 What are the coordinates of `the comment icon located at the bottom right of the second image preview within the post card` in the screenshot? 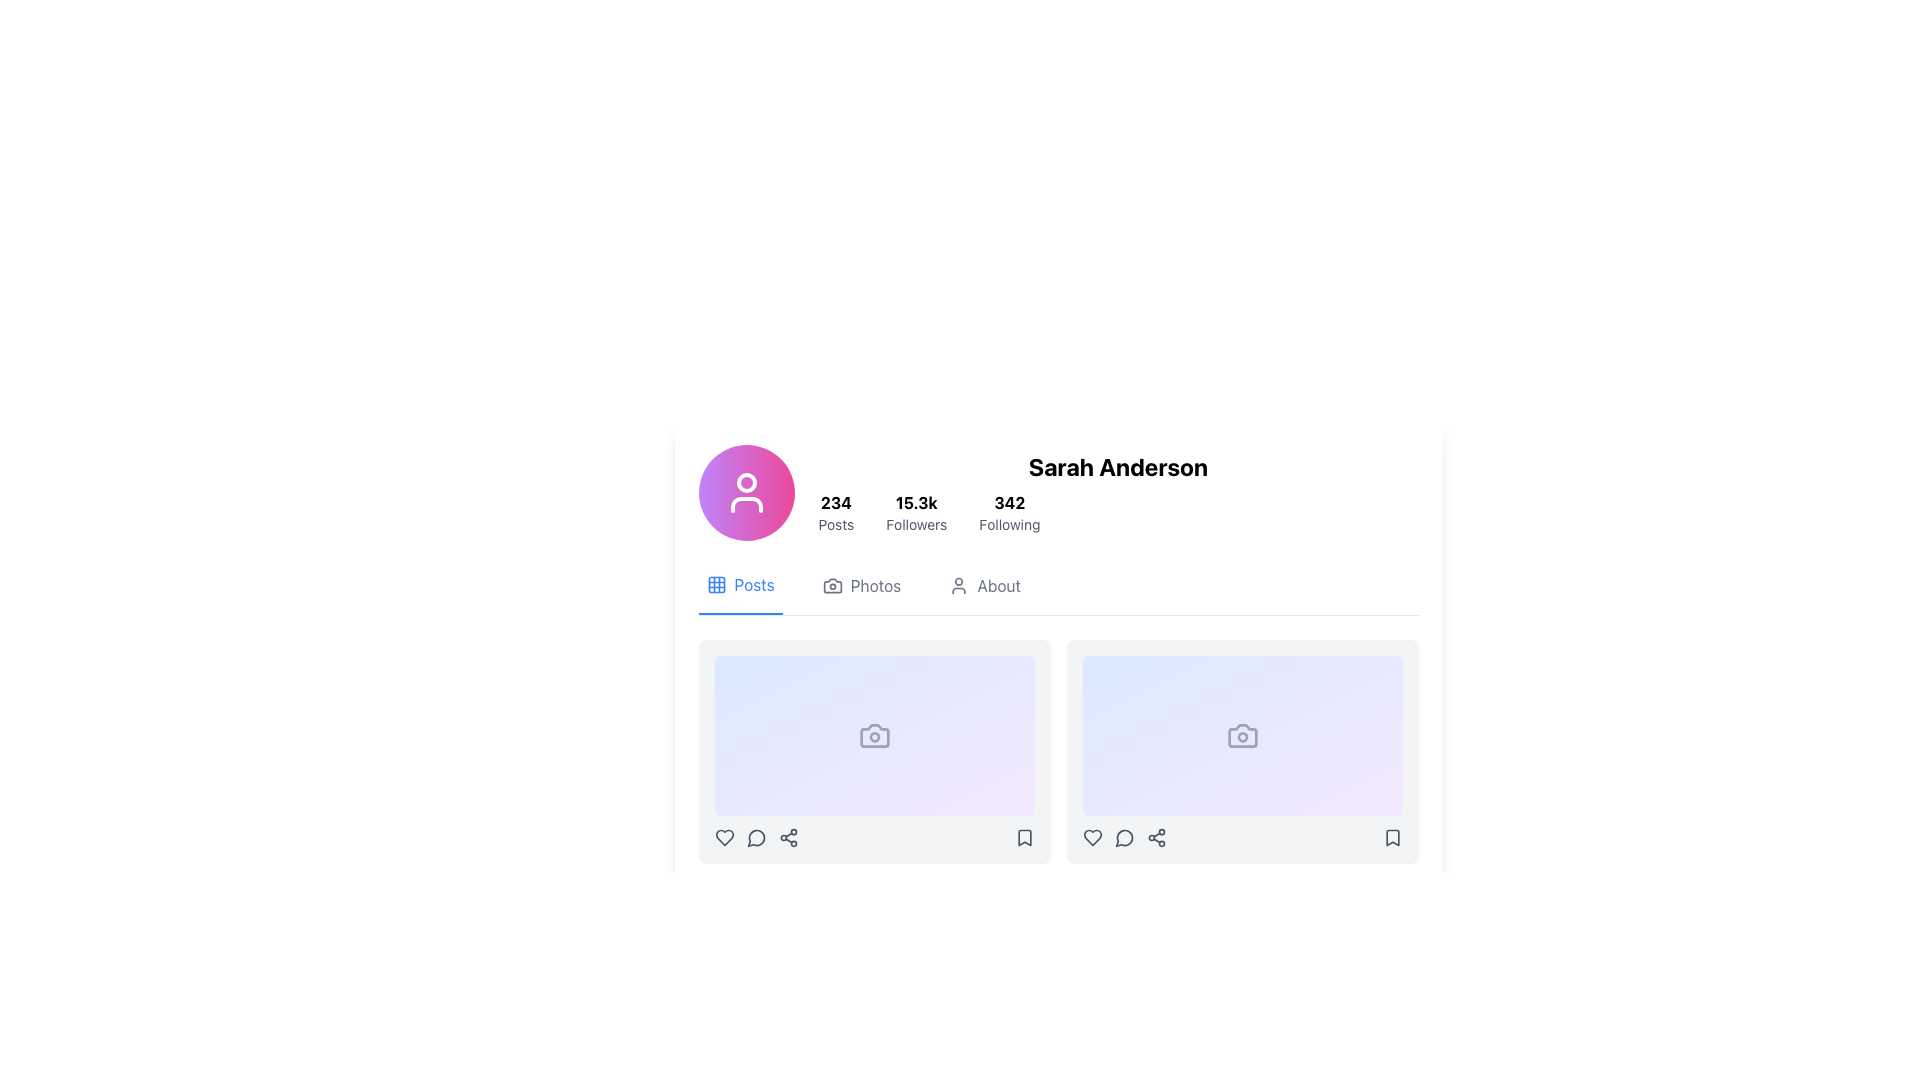 It's located at (1124, 838).